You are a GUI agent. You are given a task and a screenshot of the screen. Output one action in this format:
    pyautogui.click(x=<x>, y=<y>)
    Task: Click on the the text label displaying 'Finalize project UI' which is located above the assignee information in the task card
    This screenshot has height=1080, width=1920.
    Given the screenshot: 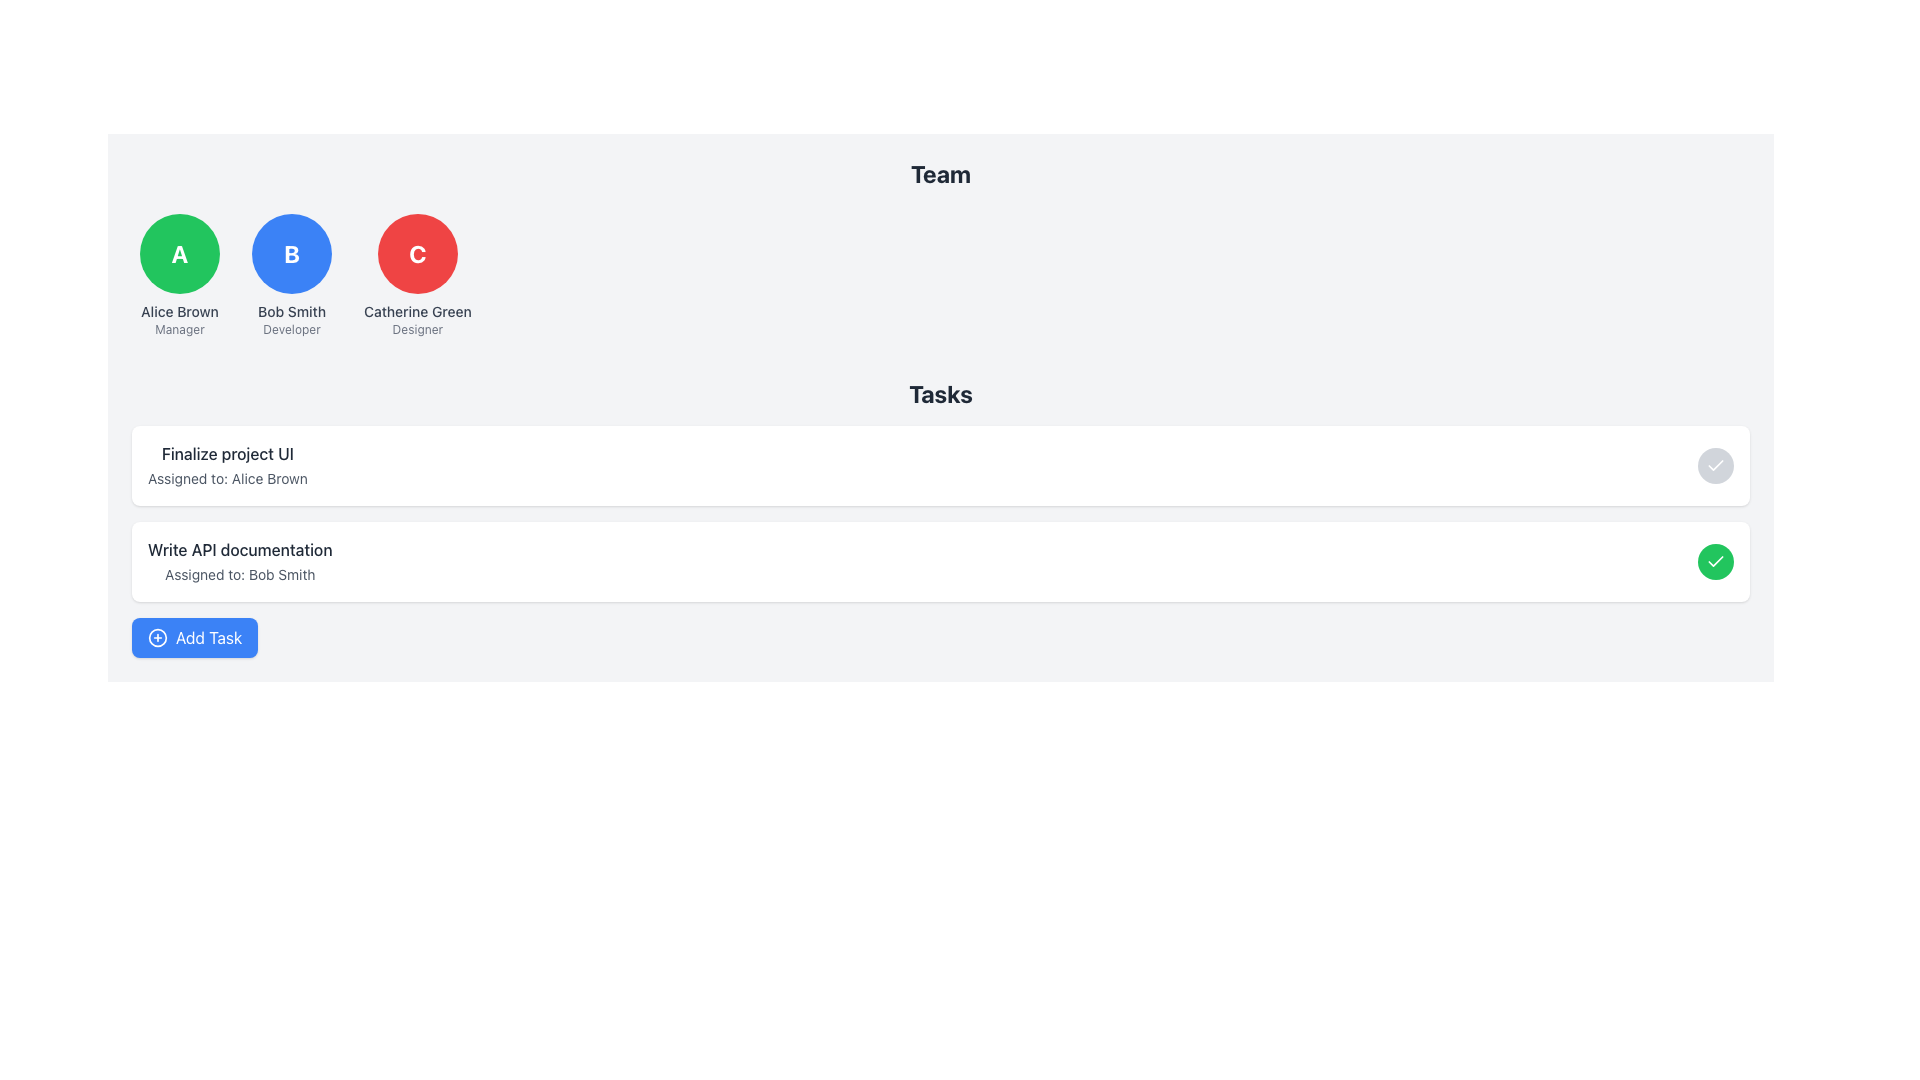 What is the action you would take?
    pyautogui.click(x=227, y=454)
    